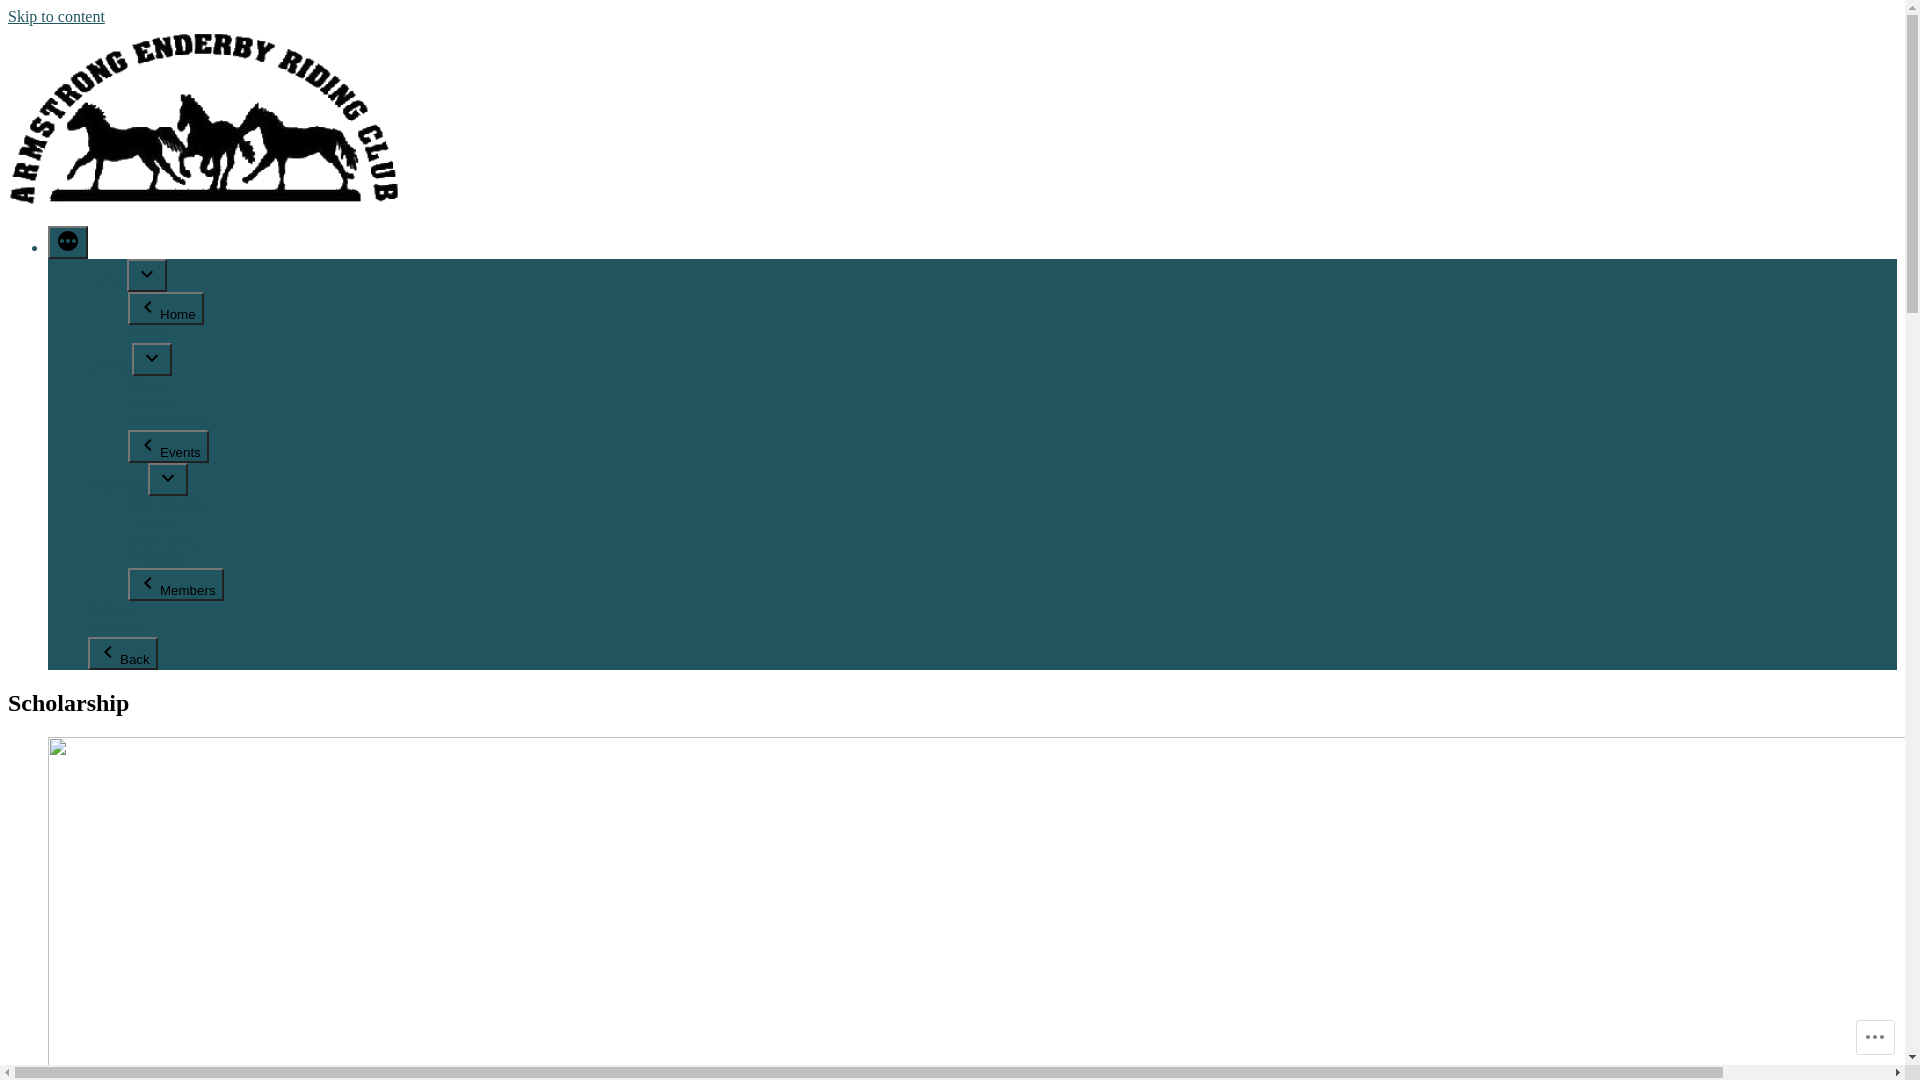 The image size is (1920, 1080). Describe the element at coordinates (106, 280) in the screenshot. I see `'Home'` at that location.